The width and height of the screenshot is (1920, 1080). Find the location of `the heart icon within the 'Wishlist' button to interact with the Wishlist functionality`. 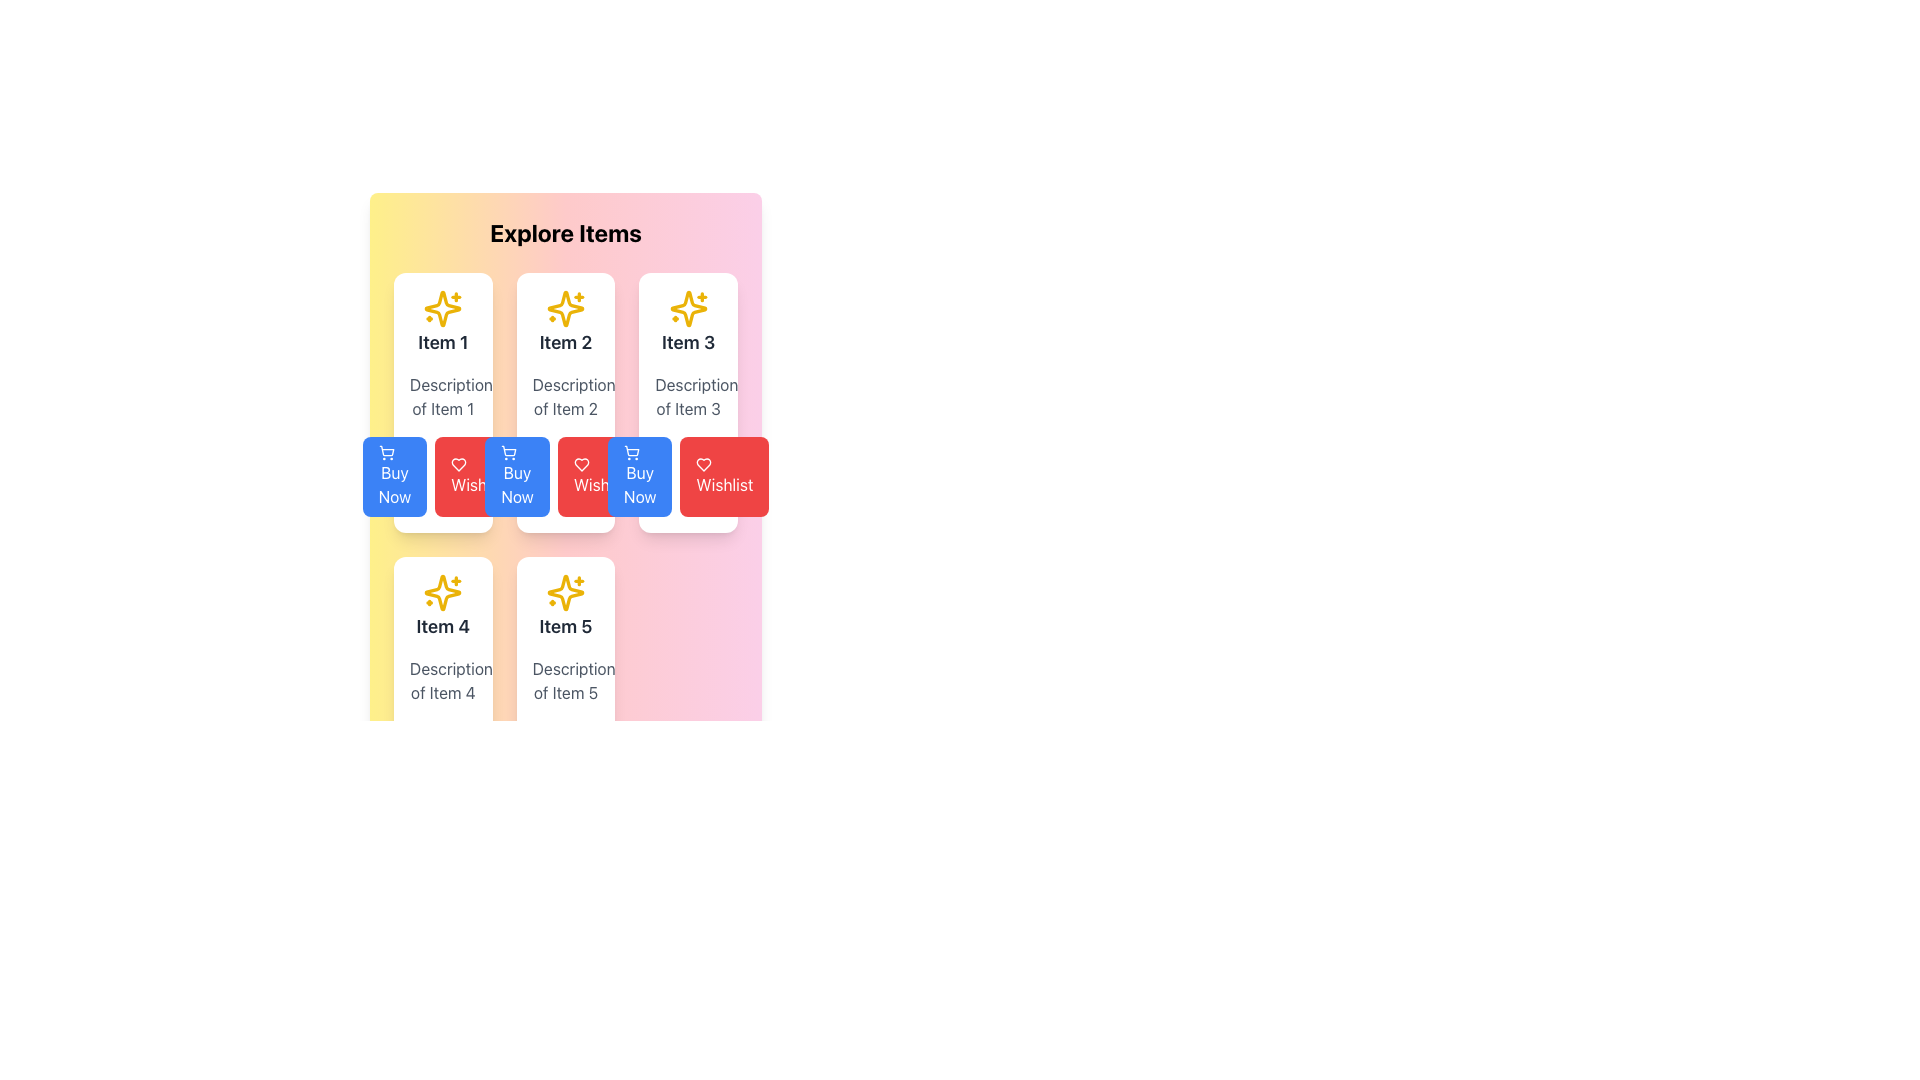

the heart icon within the 'Wishlist' button to interact with the Wishlist functionality is located at coordinates (580, 465).